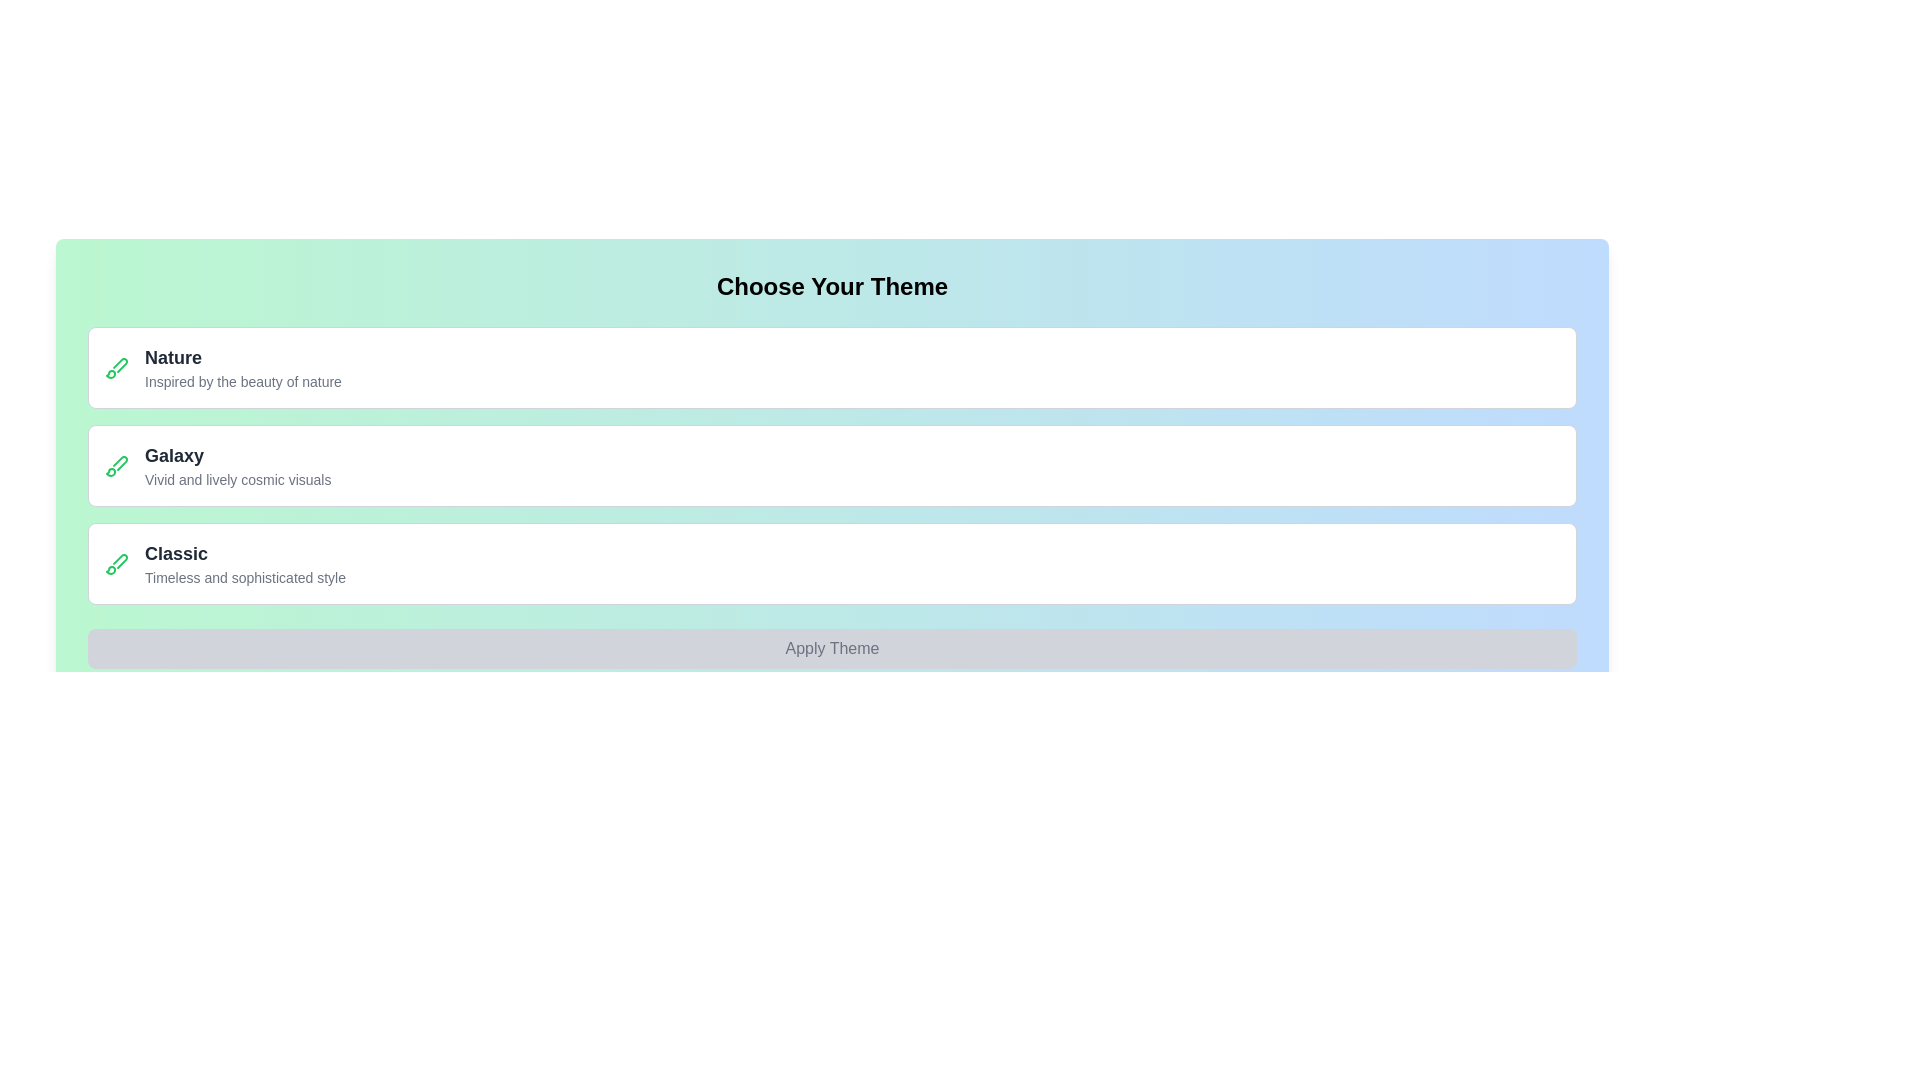 The height and width of the screenshot is (1080, 1920). Describe the element at coordinates (119, 365) in the screenshot. I see `the brush-like icon in the first option's icon group, located on the left side of the 'Nature' textual area` at that location.